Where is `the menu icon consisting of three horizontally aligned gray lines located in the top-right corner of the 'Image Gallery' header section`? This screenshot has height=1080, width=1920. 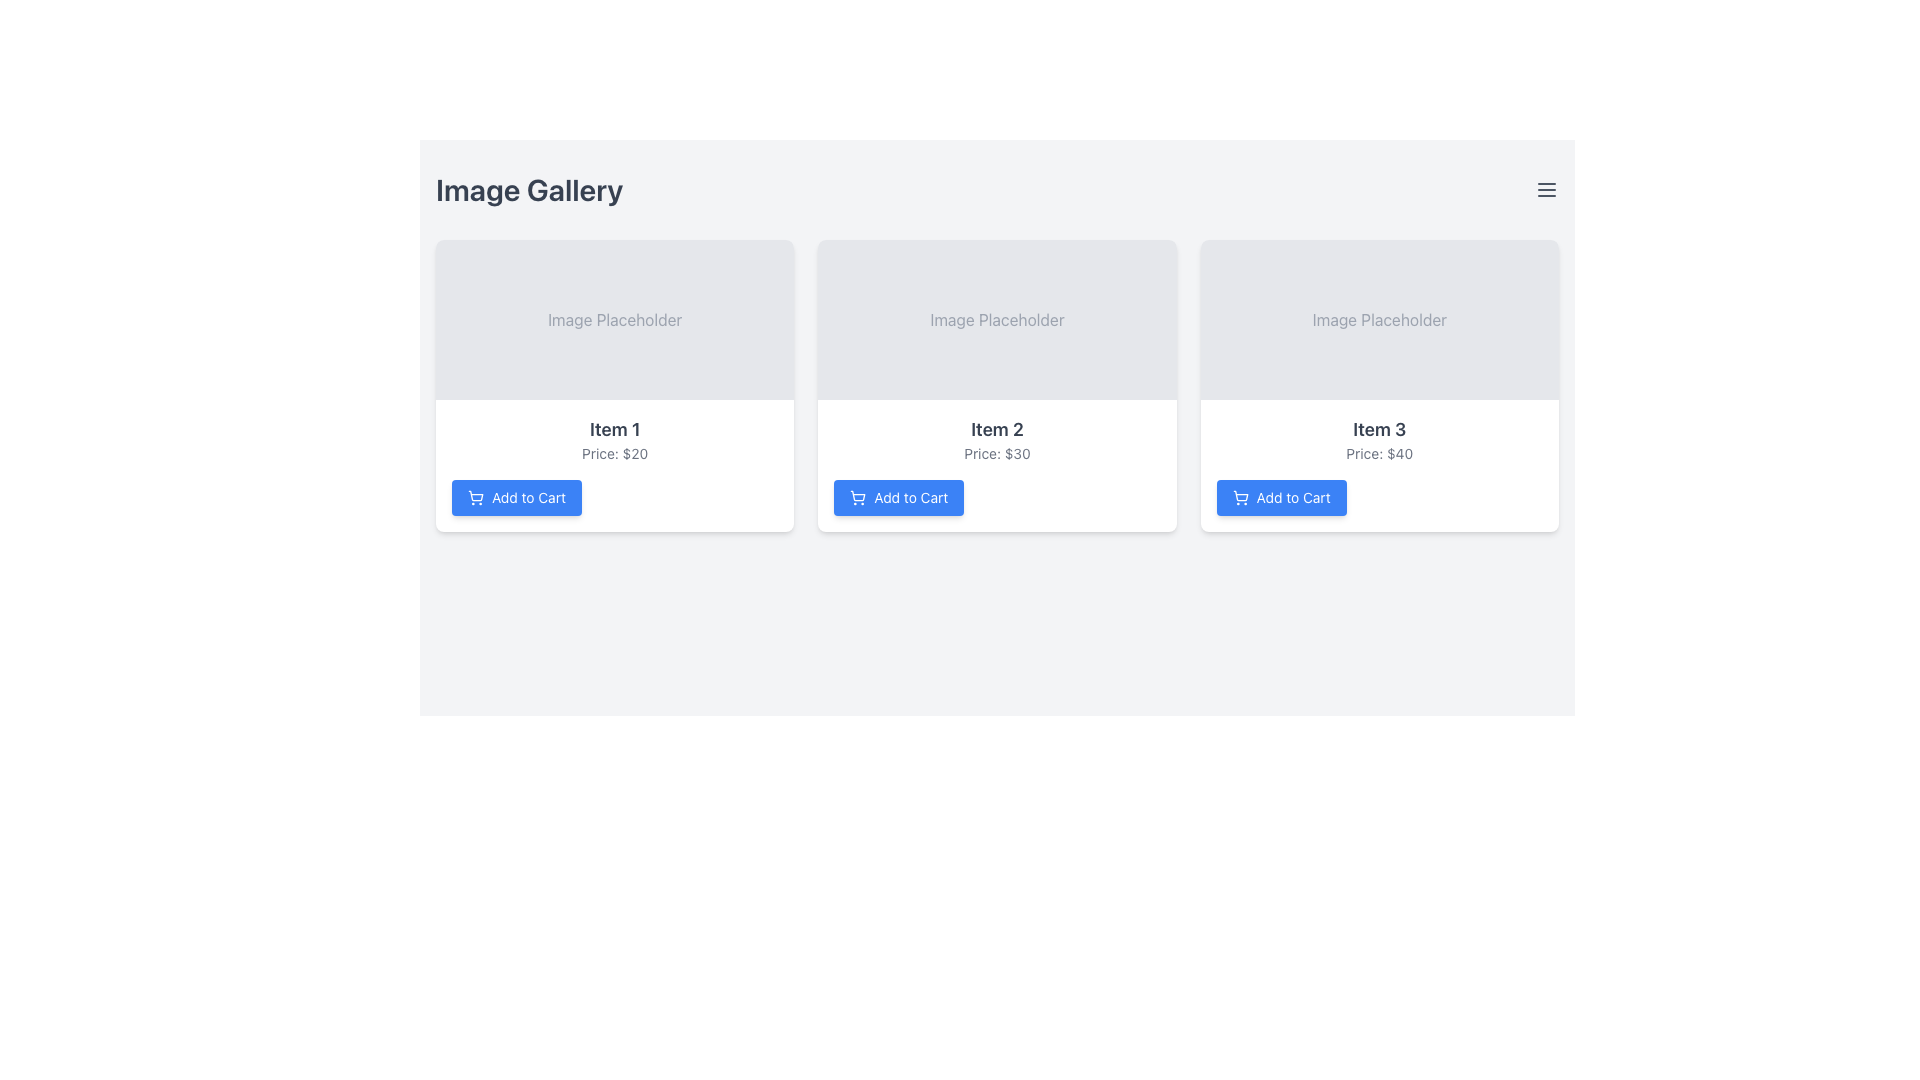
the menu icon consisting of three horizontally aligned gray lines located in the top-right corner of the 'Image Gallery' header section is located at coordinates (1545, 189).